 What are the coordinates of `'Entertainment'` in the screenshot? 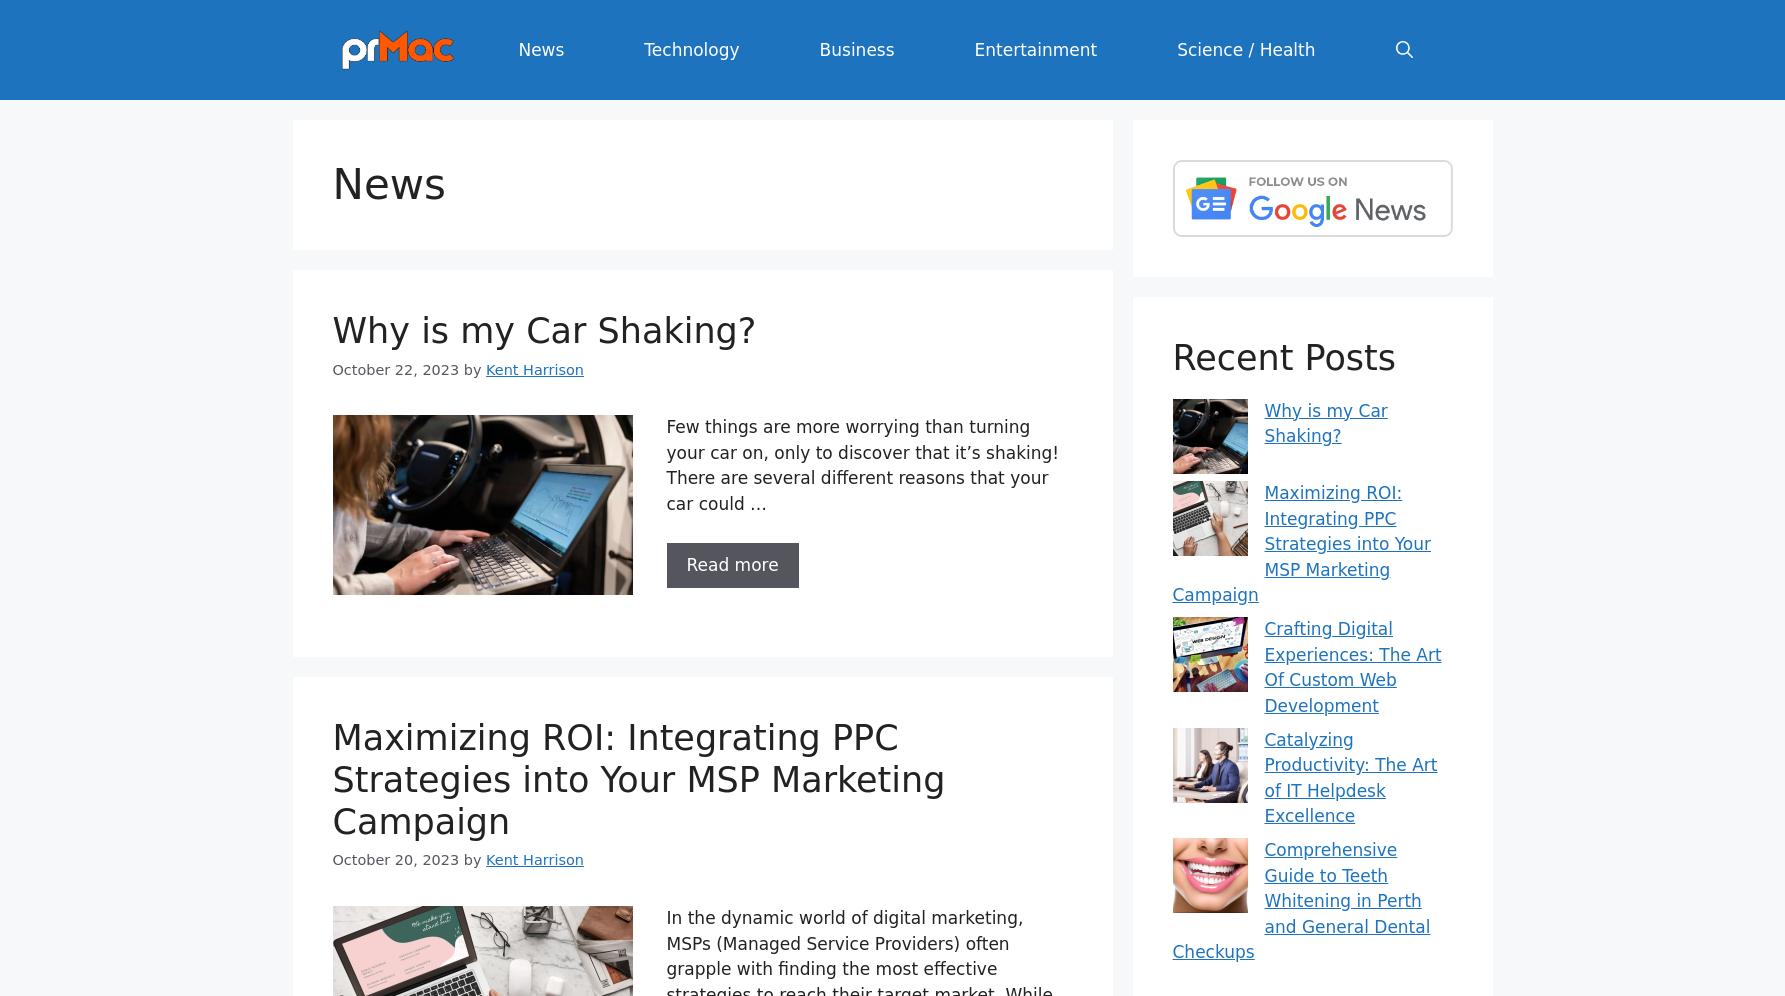 It's located at (1035, 48).